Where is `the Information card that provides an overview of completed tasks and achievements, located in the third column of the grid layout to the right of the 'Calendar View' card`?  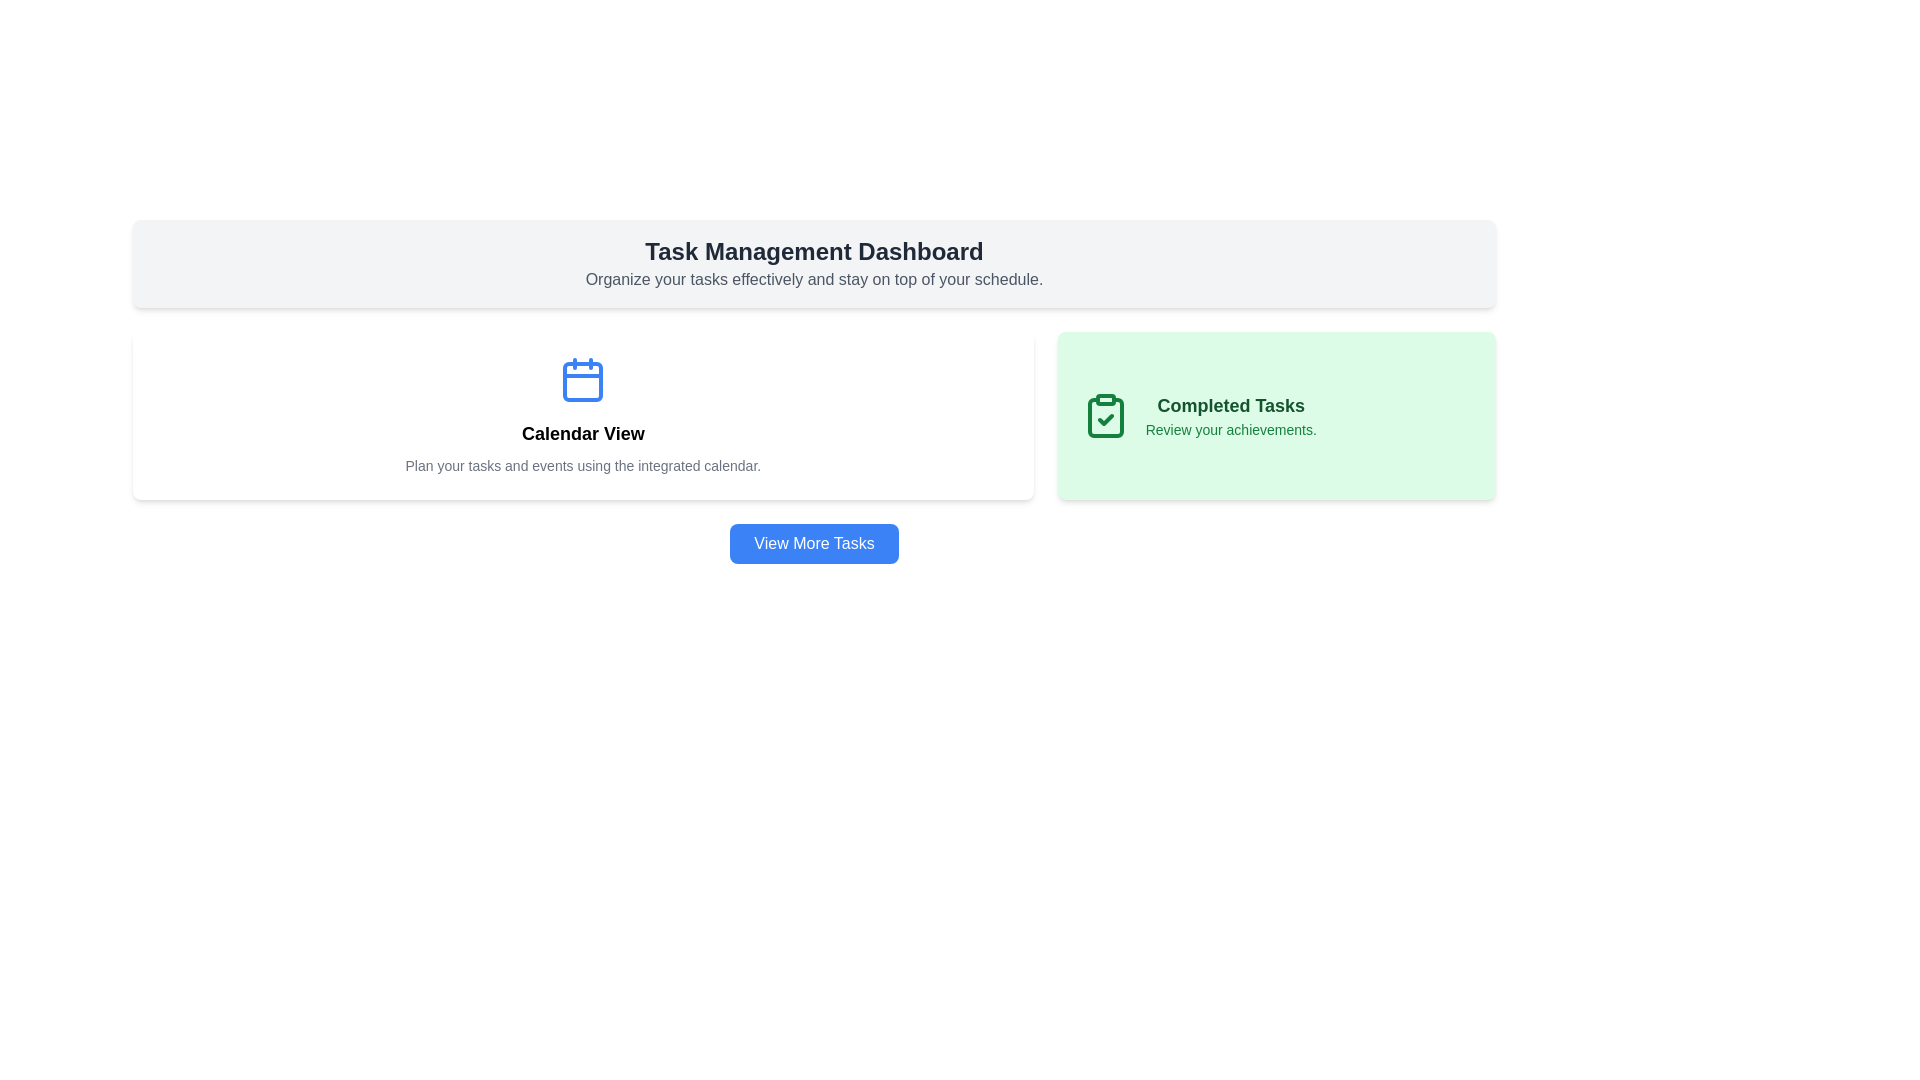
the Information card that provides an overview of completed tasks and achievements, located in the third column of the grid layout to the right of the 'Calendar View' card is located at coordinates (1275, 415).